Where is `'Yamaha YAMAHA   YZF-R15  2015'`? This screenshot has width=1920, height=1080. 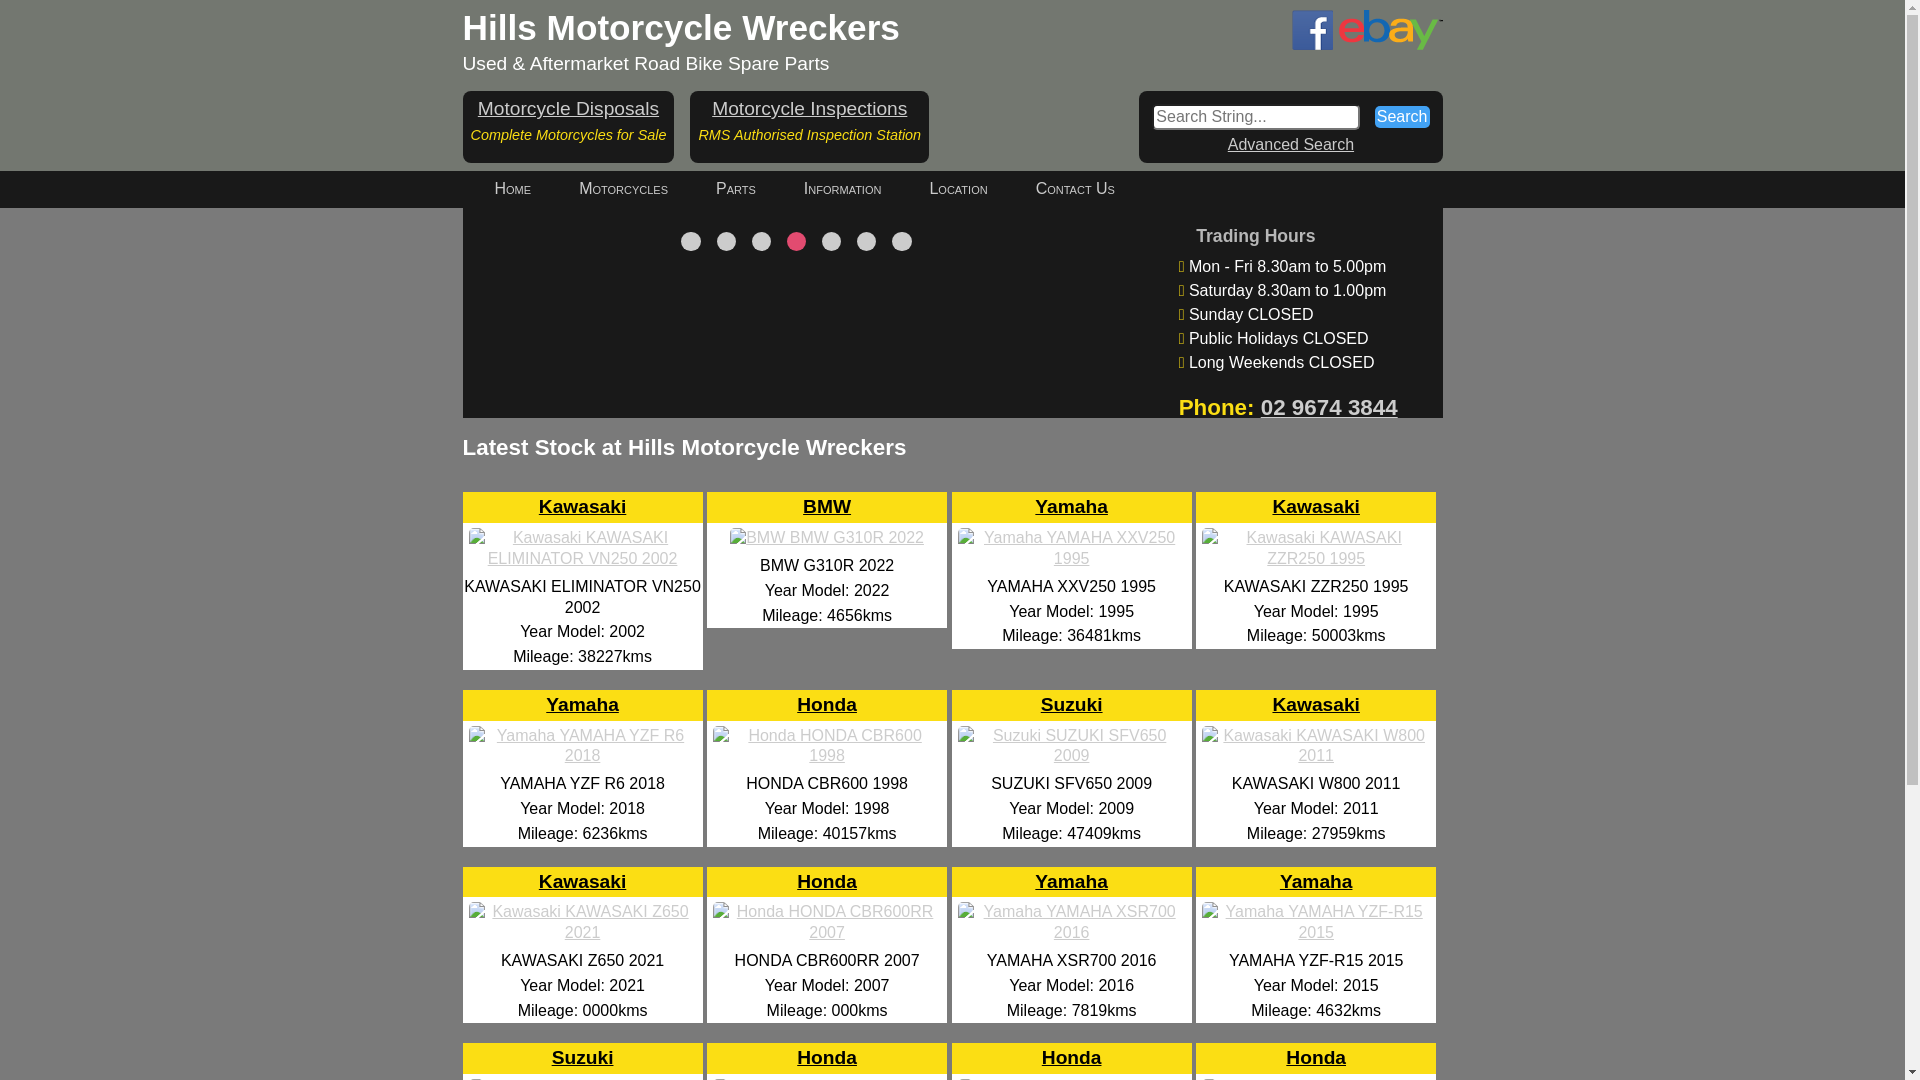
'Yamaha YAMAHA   YZF-R15  2015' is located at coordinates (1315, 932).